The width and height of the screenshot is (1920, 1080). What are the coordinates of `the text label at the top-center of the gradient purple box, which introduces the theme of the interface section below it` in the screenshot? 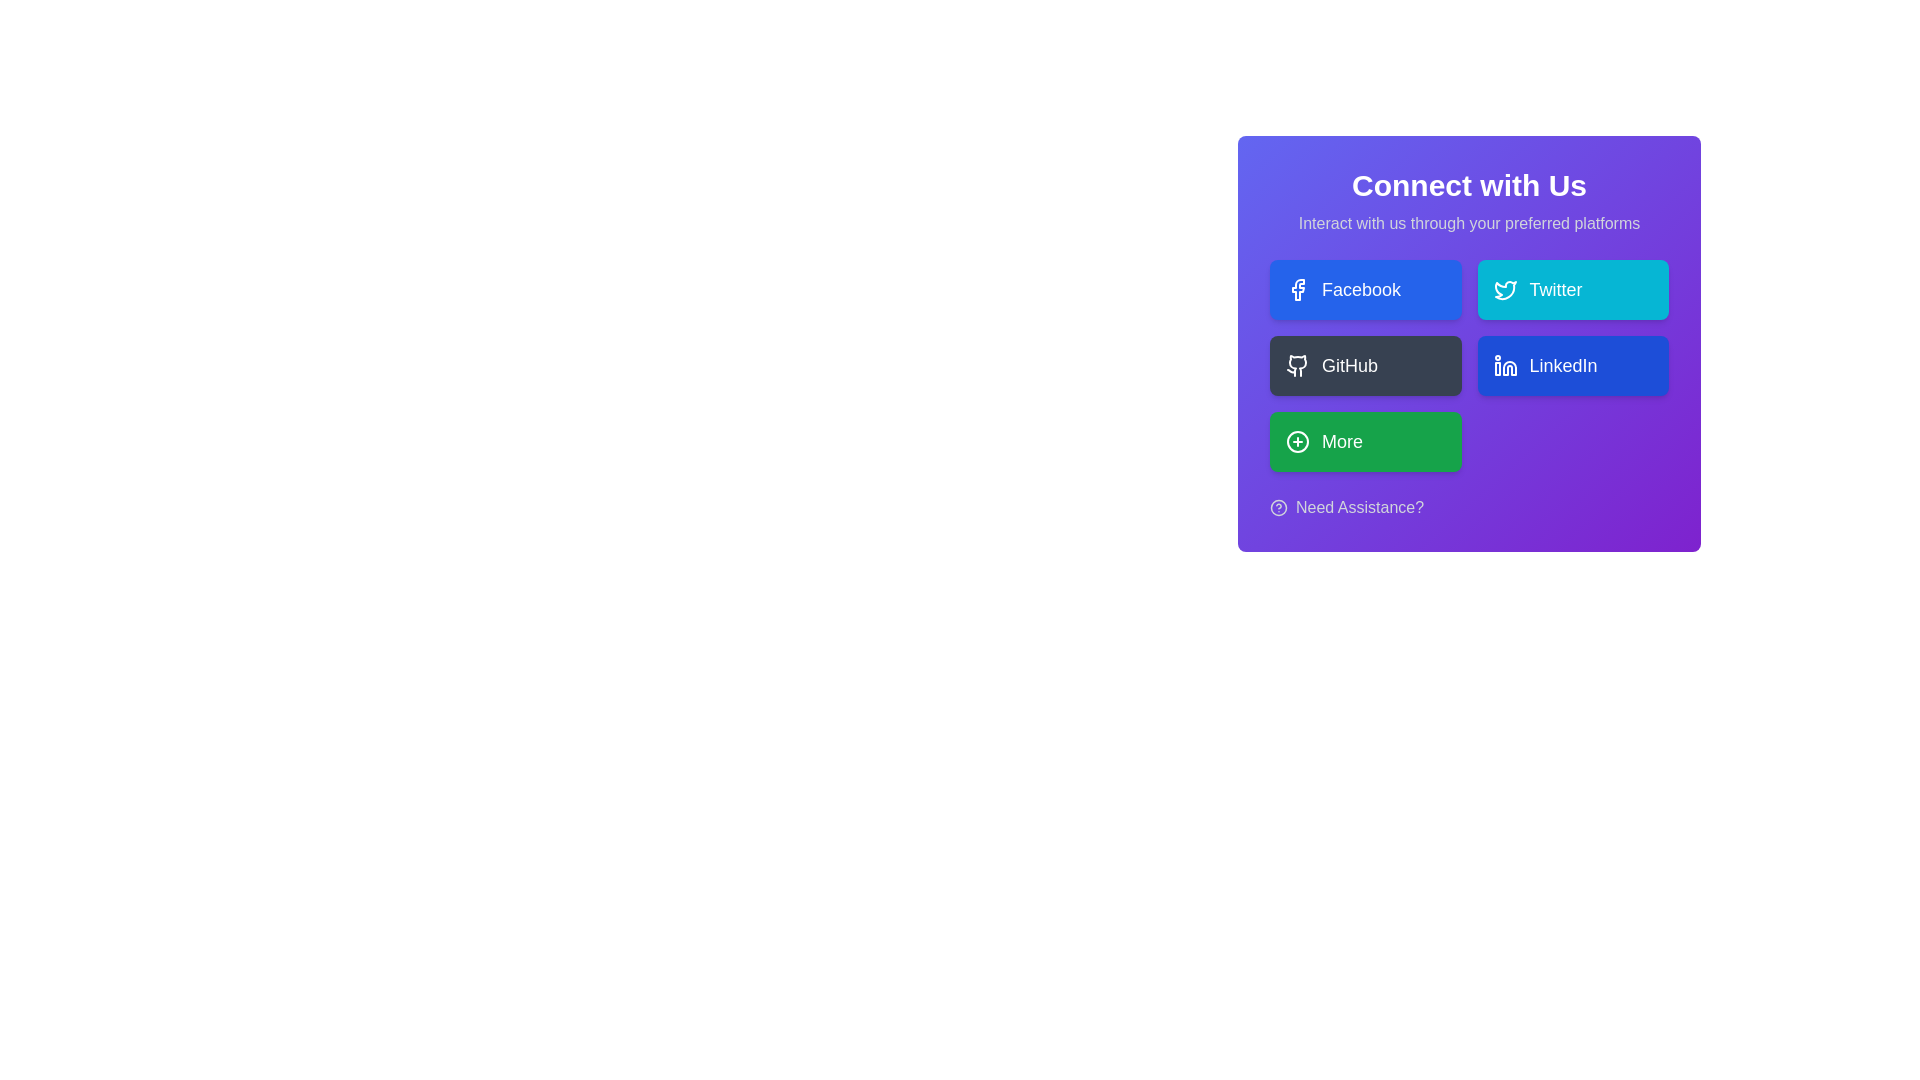 It's located at (1469, 185).